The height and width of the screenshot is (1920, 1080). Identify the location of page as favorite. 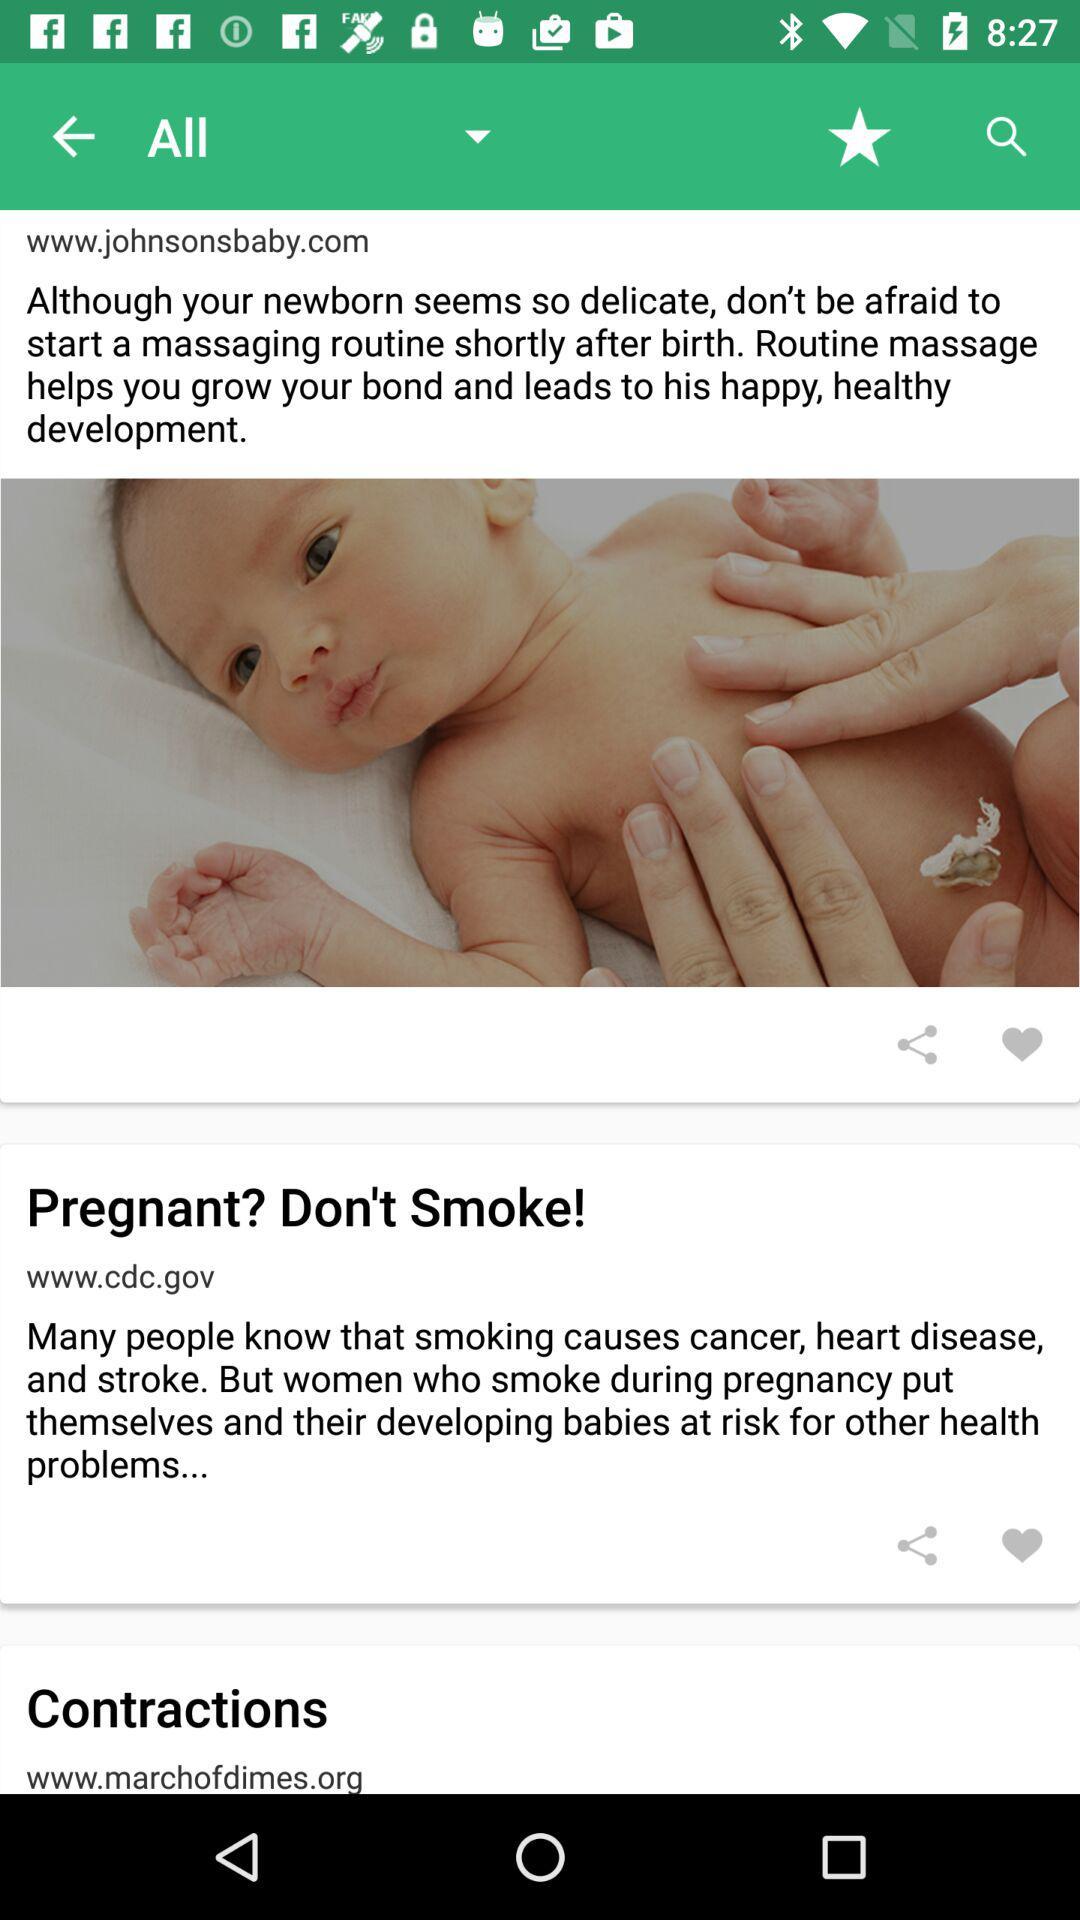
(858, 135).